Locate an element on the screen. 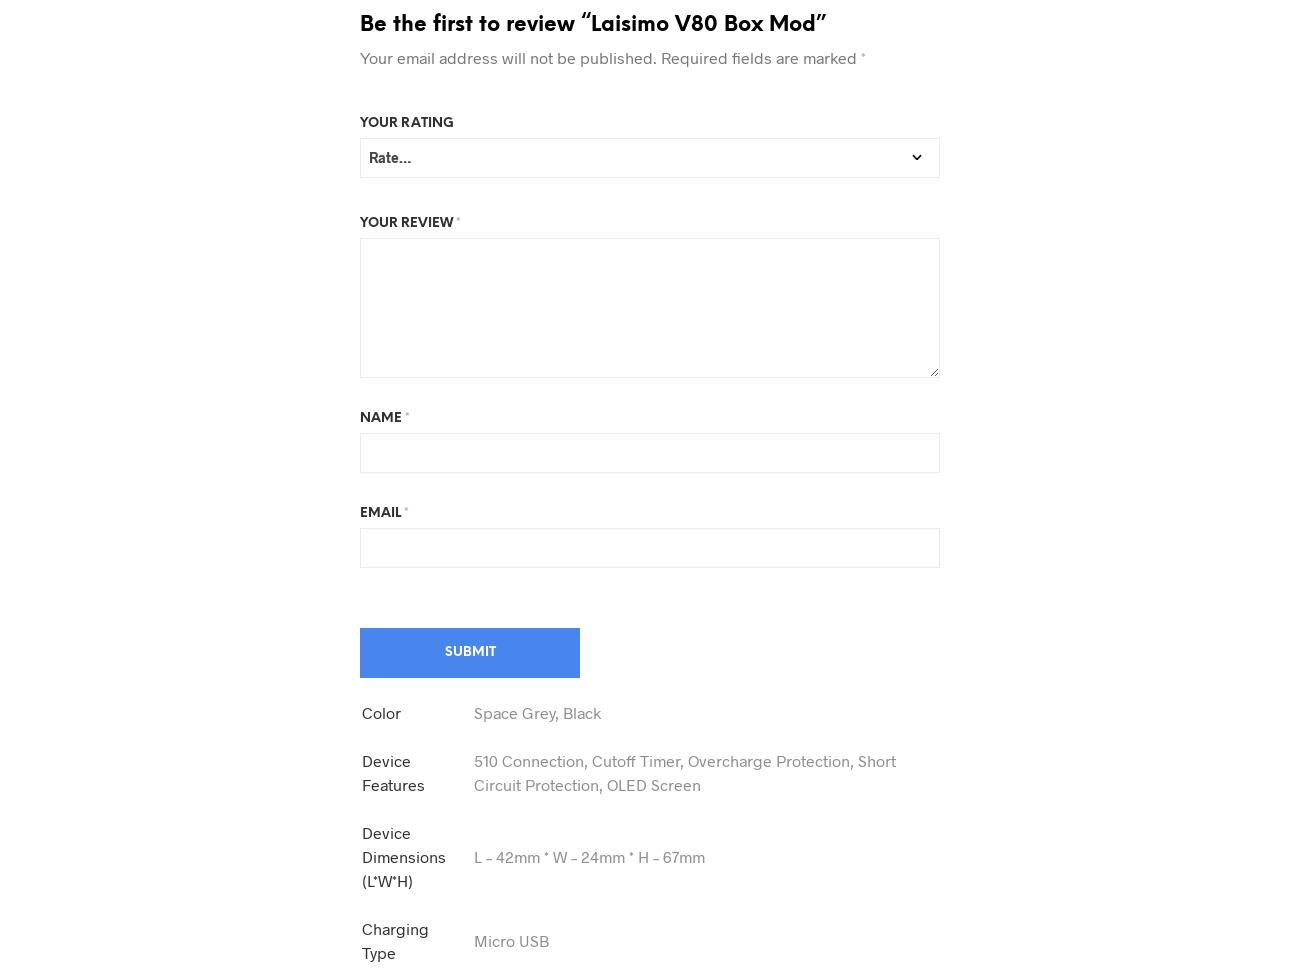 This screenshot has width=1300, height=978. 'Email' is located at coordinates (381, 512).